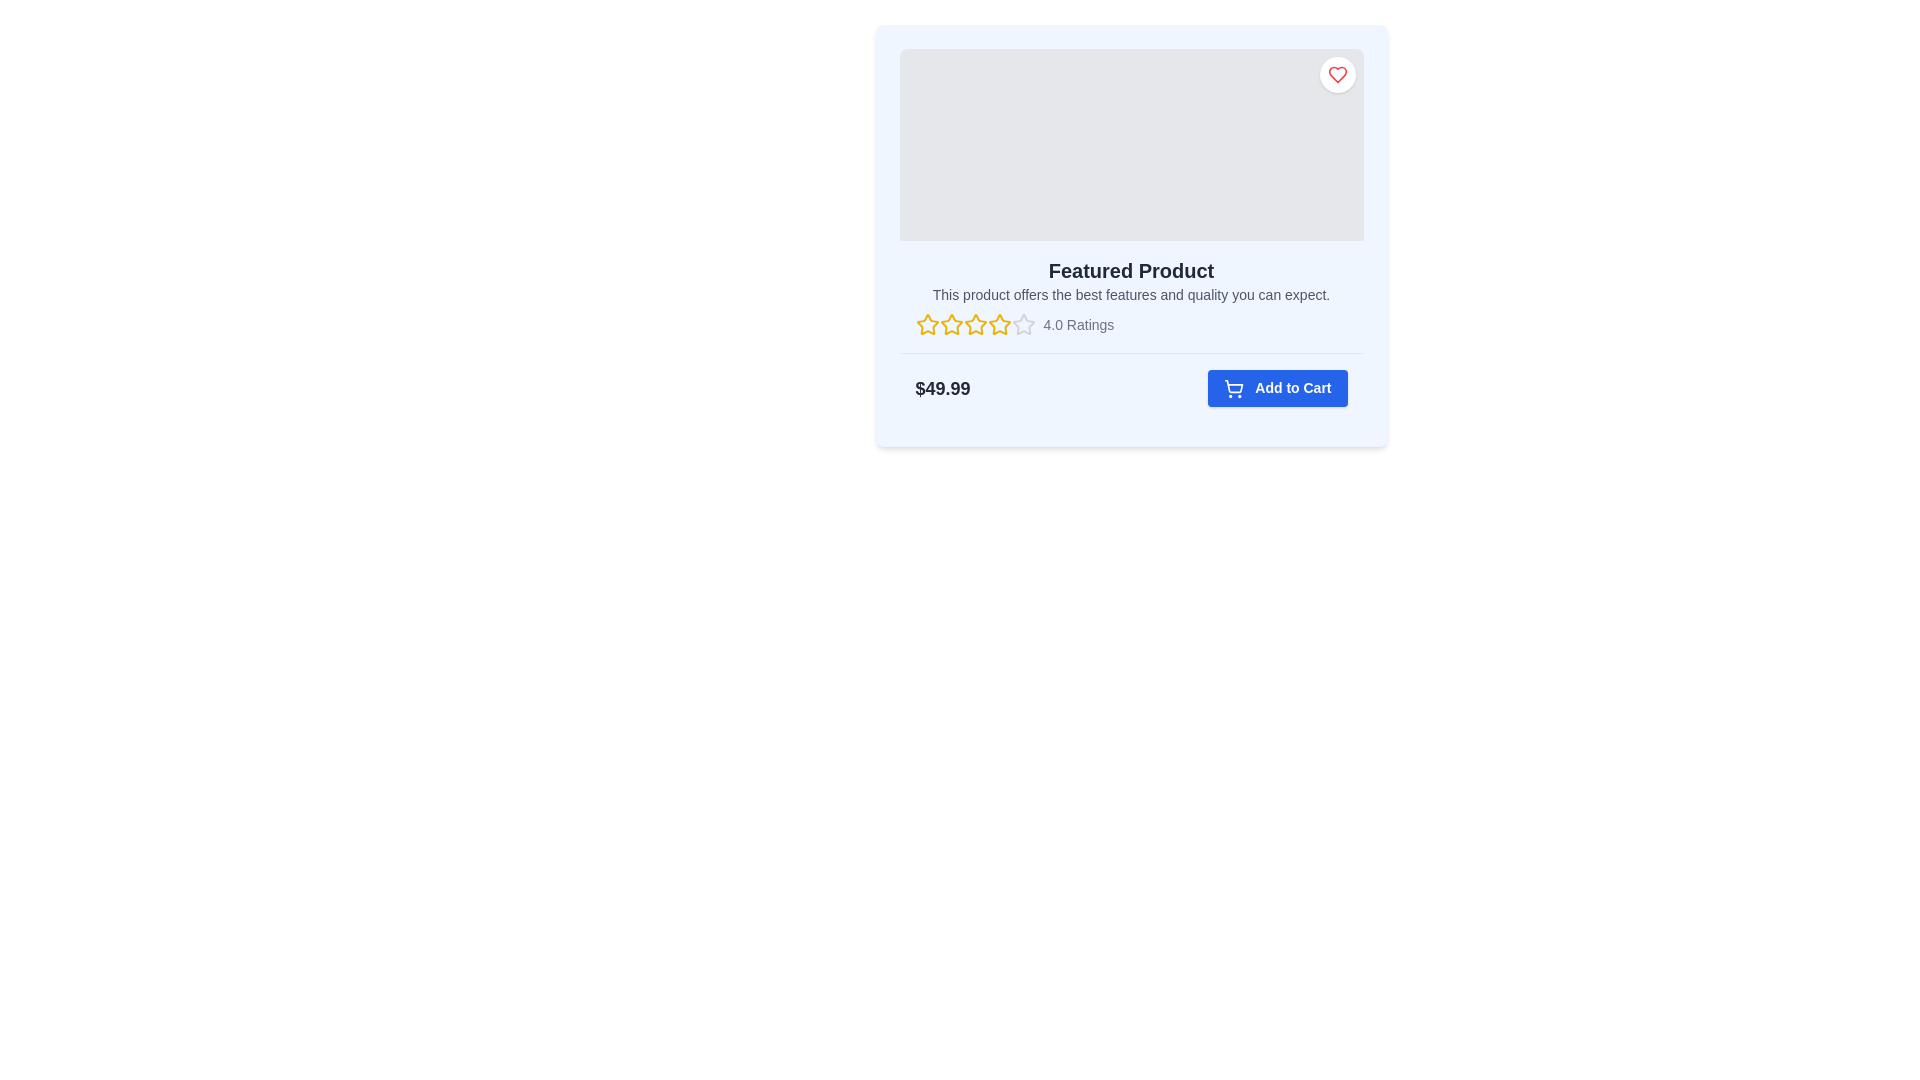  Describe the element at coordinates (1131, 323) in the screenshot. I see `the Rating indicator displaying '4.0 Ratings' with five stars, where the first four stars are yellow and the last one is gray, located below the product title` at that location.